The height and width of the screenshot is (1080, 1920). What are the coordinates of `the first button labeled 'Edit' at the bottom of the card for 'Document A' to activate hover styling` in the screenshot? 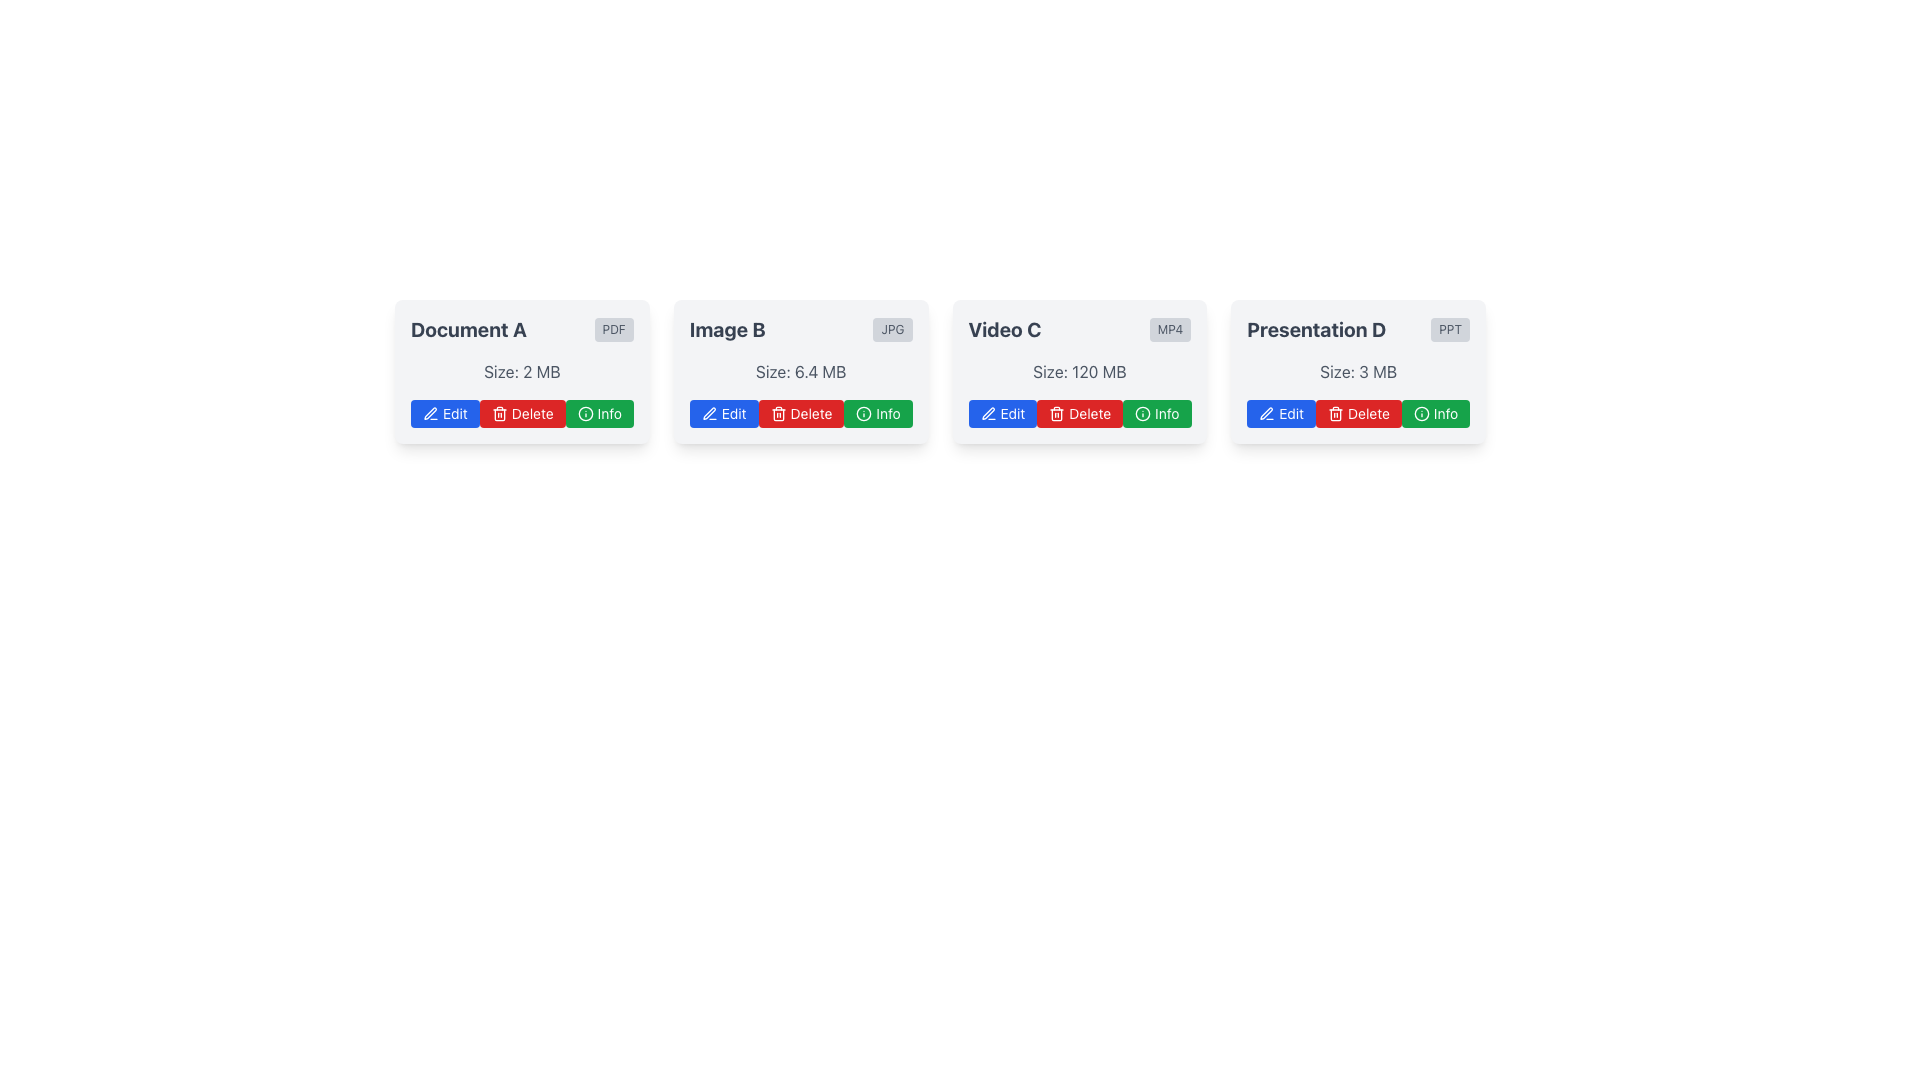 It's located at (444, 412).